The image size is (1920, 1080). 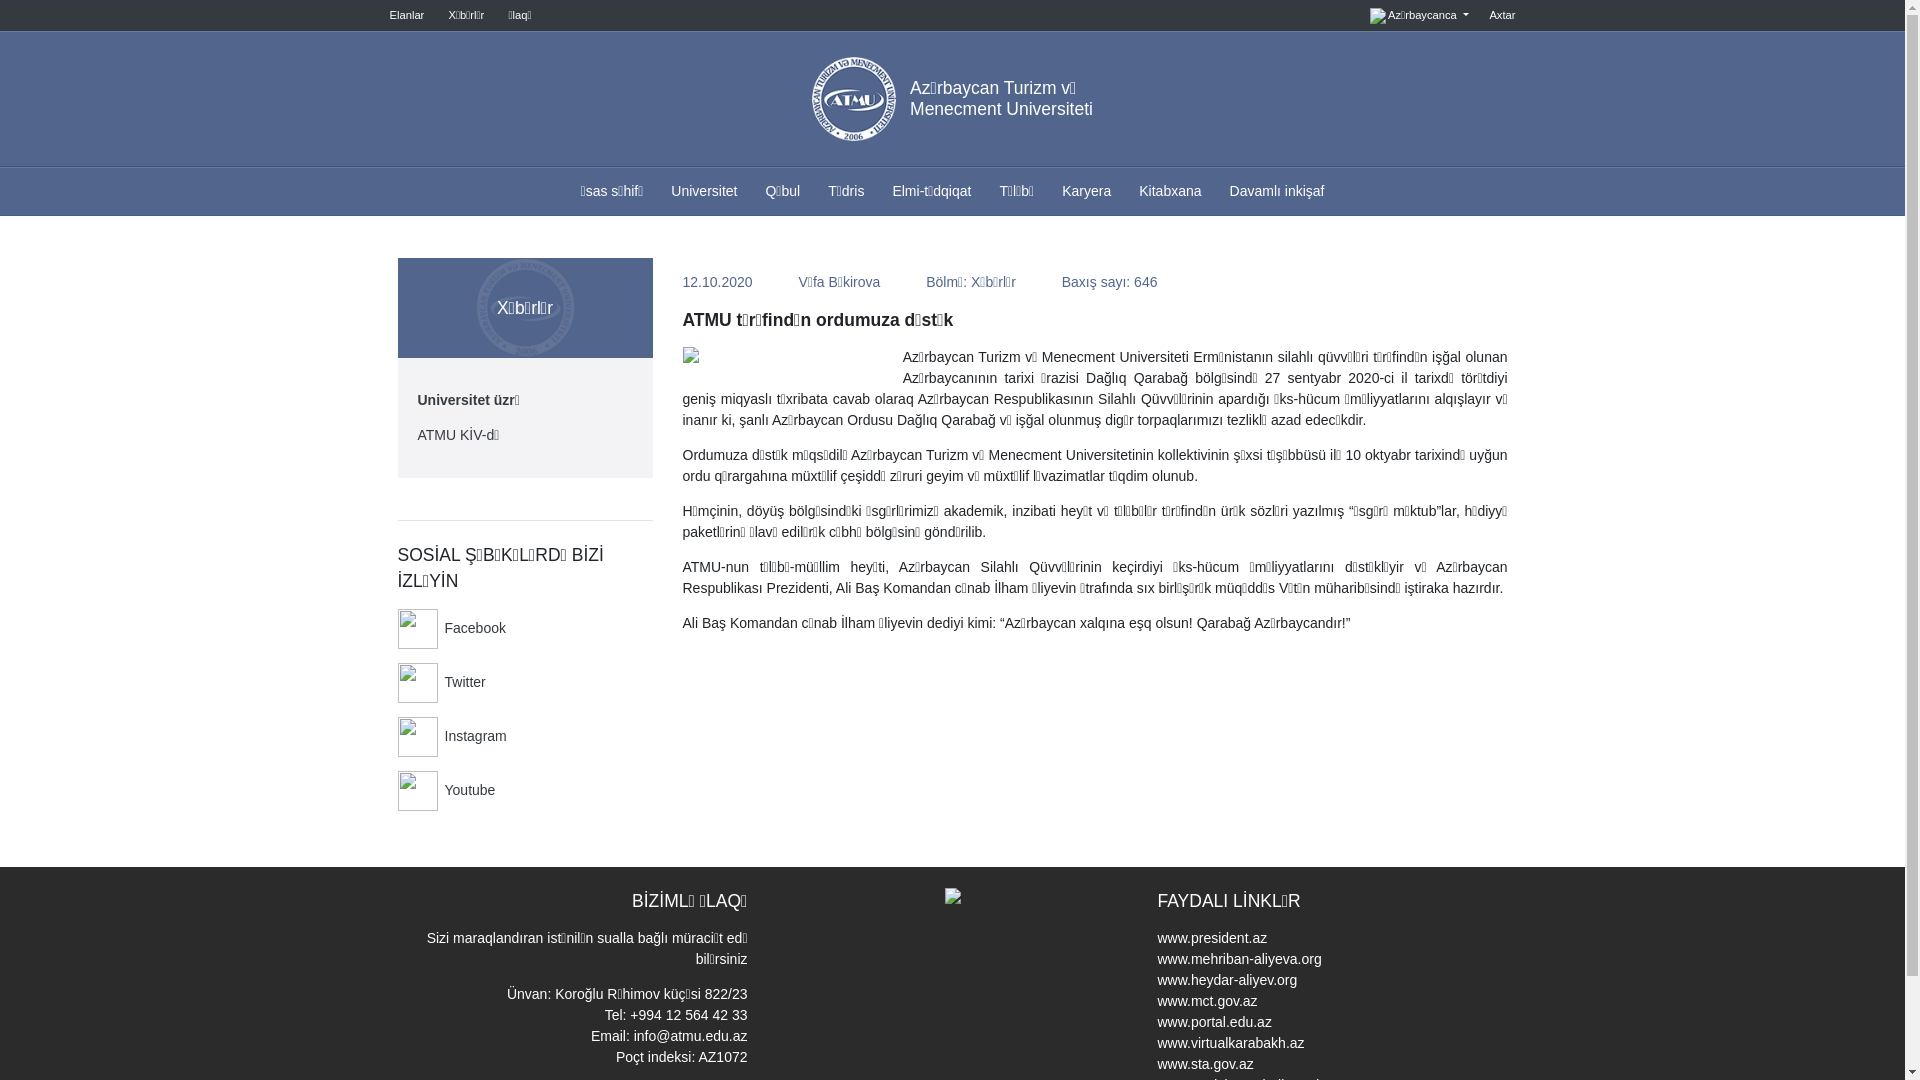 What do you see at coordinates (398, 681) in the screenshot?
I see `'Twitter'` at bounding box center [398, 681].